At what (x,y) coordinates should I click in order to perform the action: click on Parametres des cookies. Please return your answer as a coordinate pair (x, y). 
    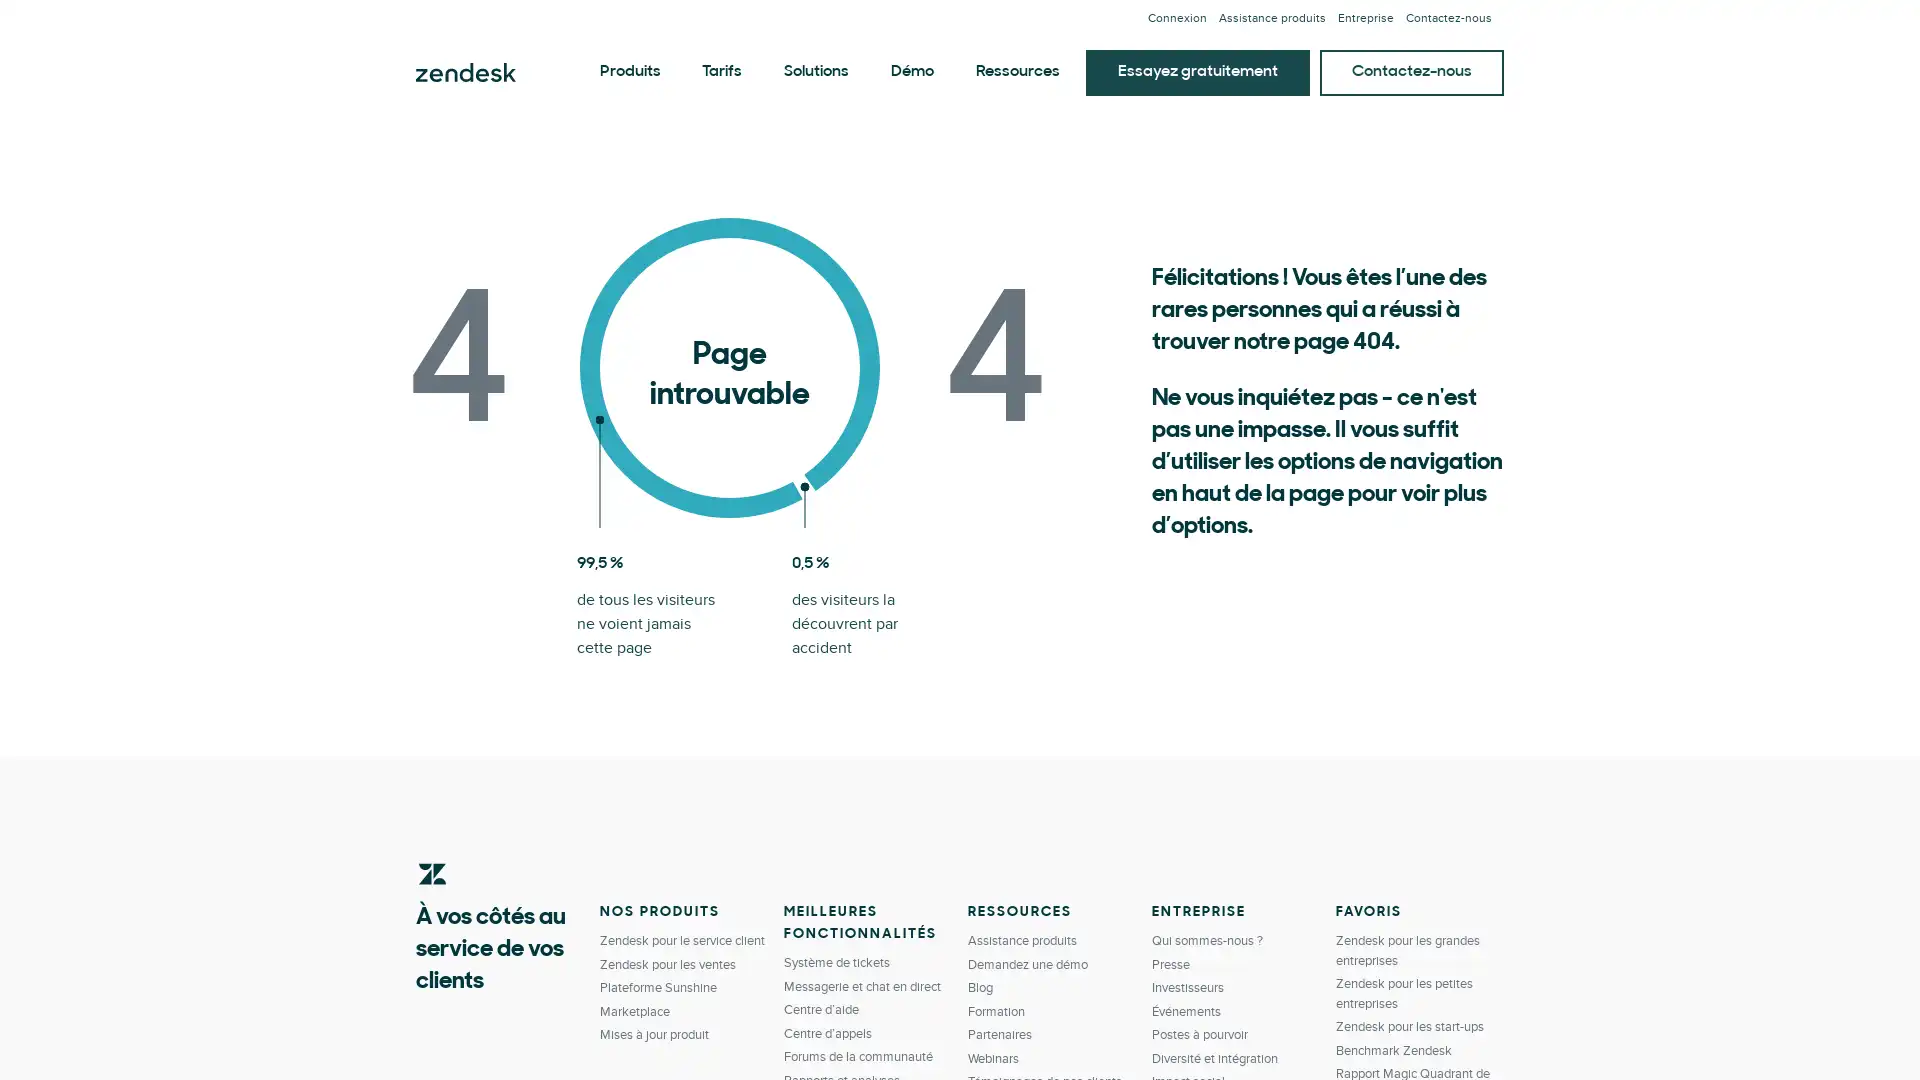
    Looking at the image, I should click on (1549, 1028).